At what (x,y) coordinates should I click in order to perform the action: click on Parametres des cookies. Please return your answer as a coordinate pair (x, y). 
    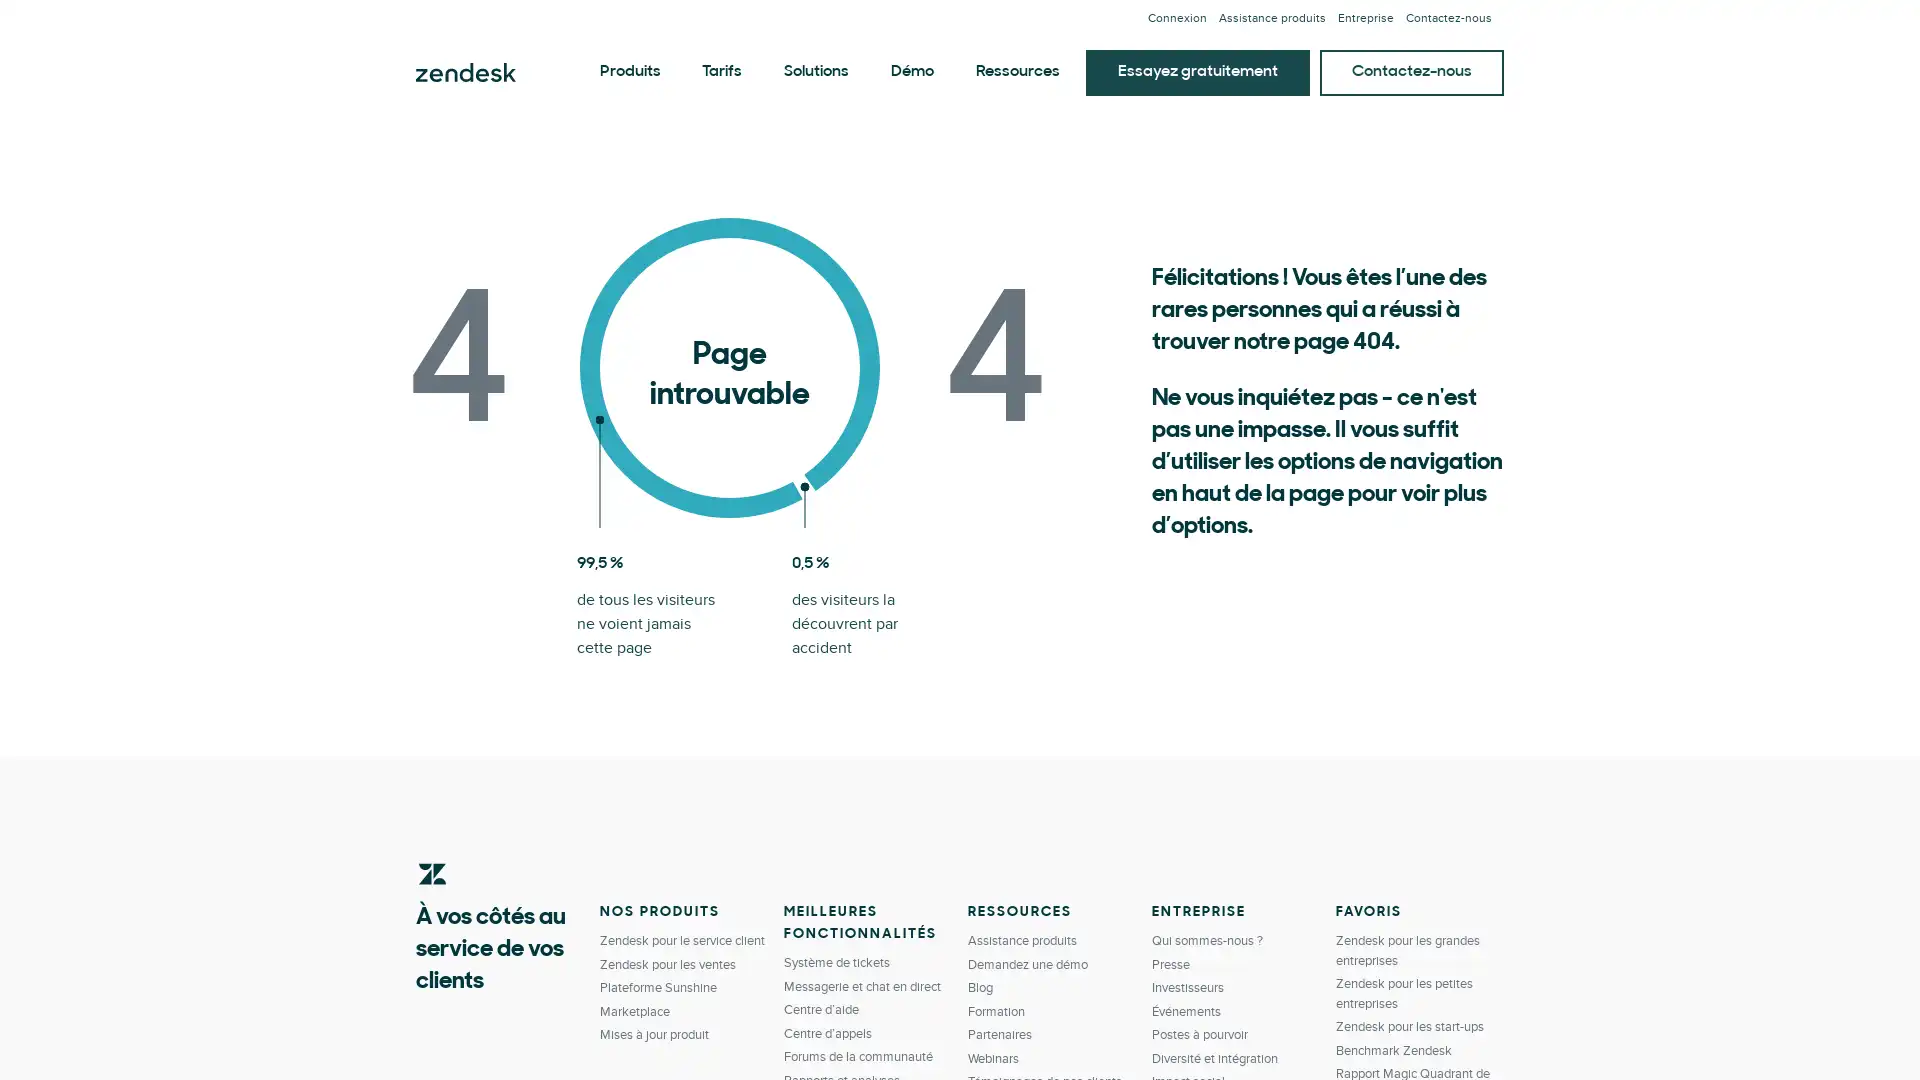
    Looking at the image, I should click on (1549, 1028).